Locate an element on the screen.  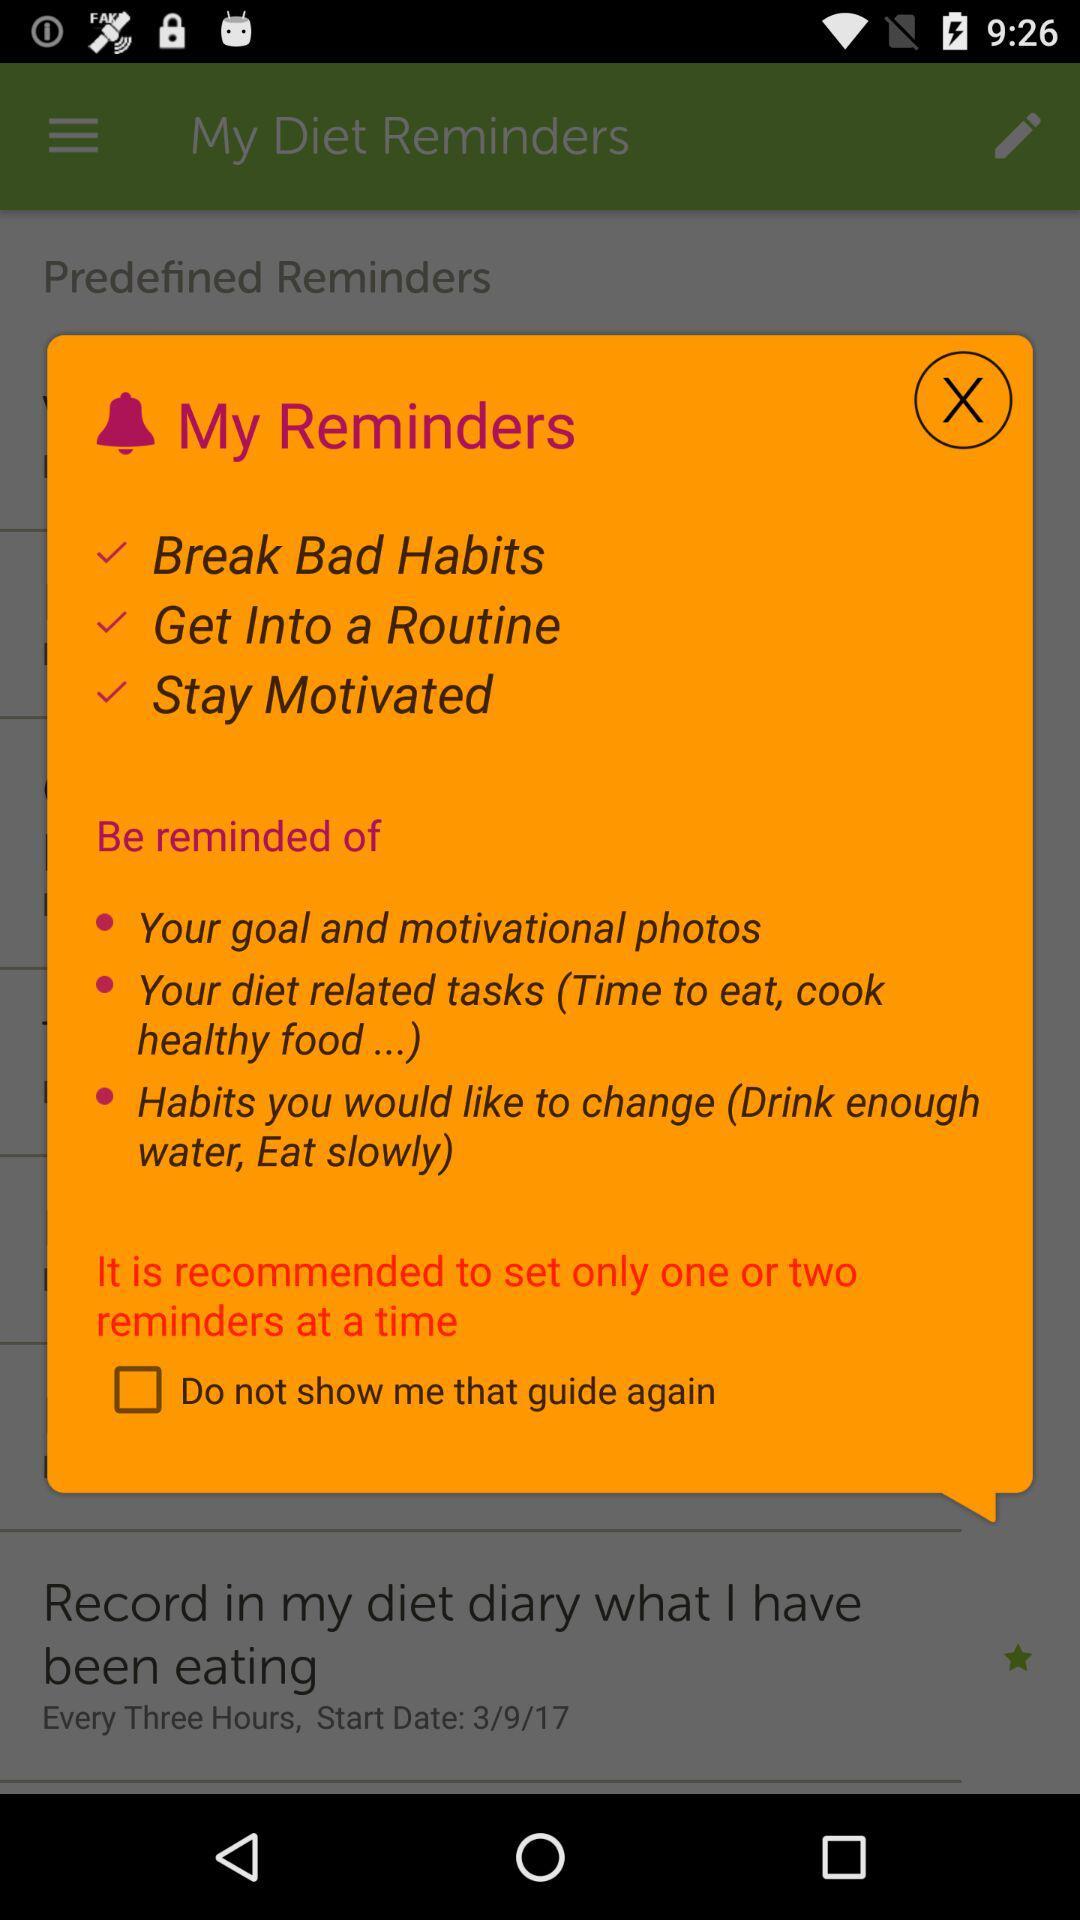
the icon below it is recommended icon is located at coordinates (405, 1388).